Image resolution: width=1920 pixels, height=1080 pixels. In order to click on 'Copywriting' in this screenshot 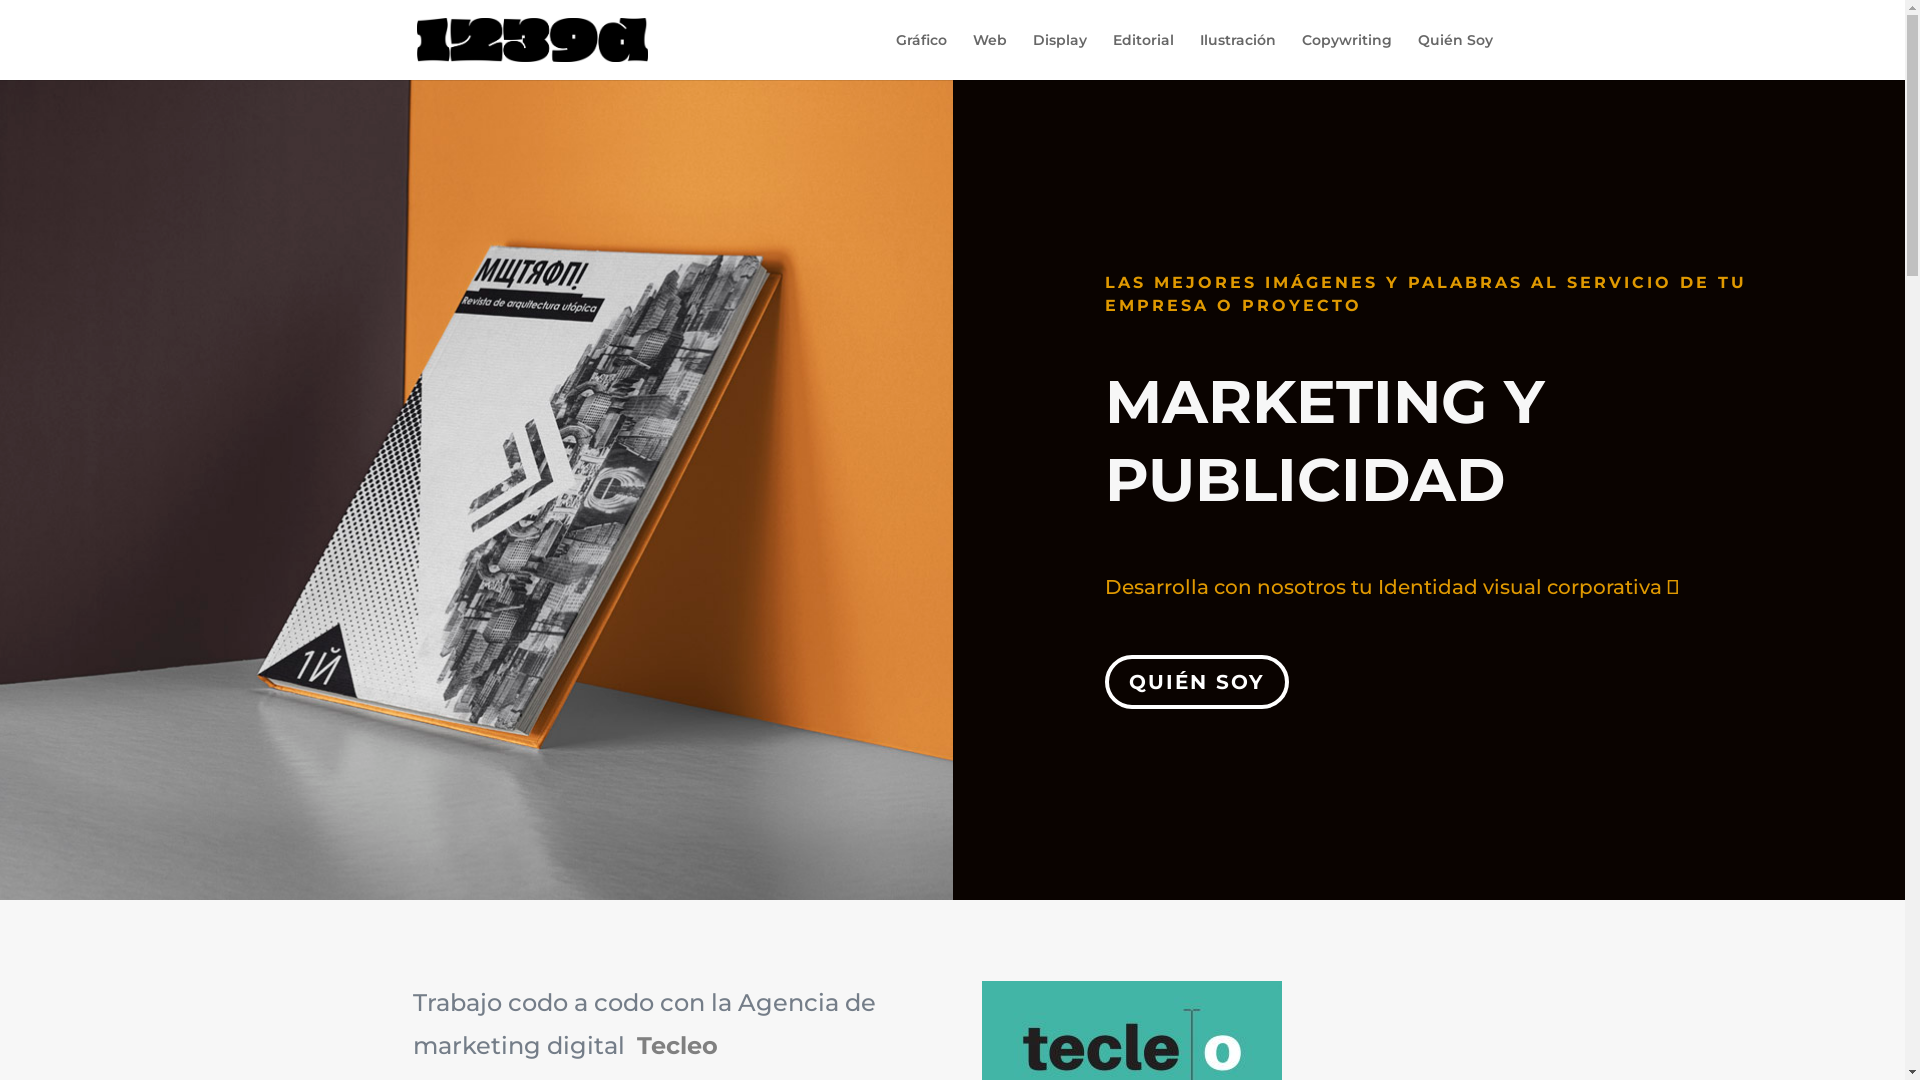, I will do `click(1347, 55)`.